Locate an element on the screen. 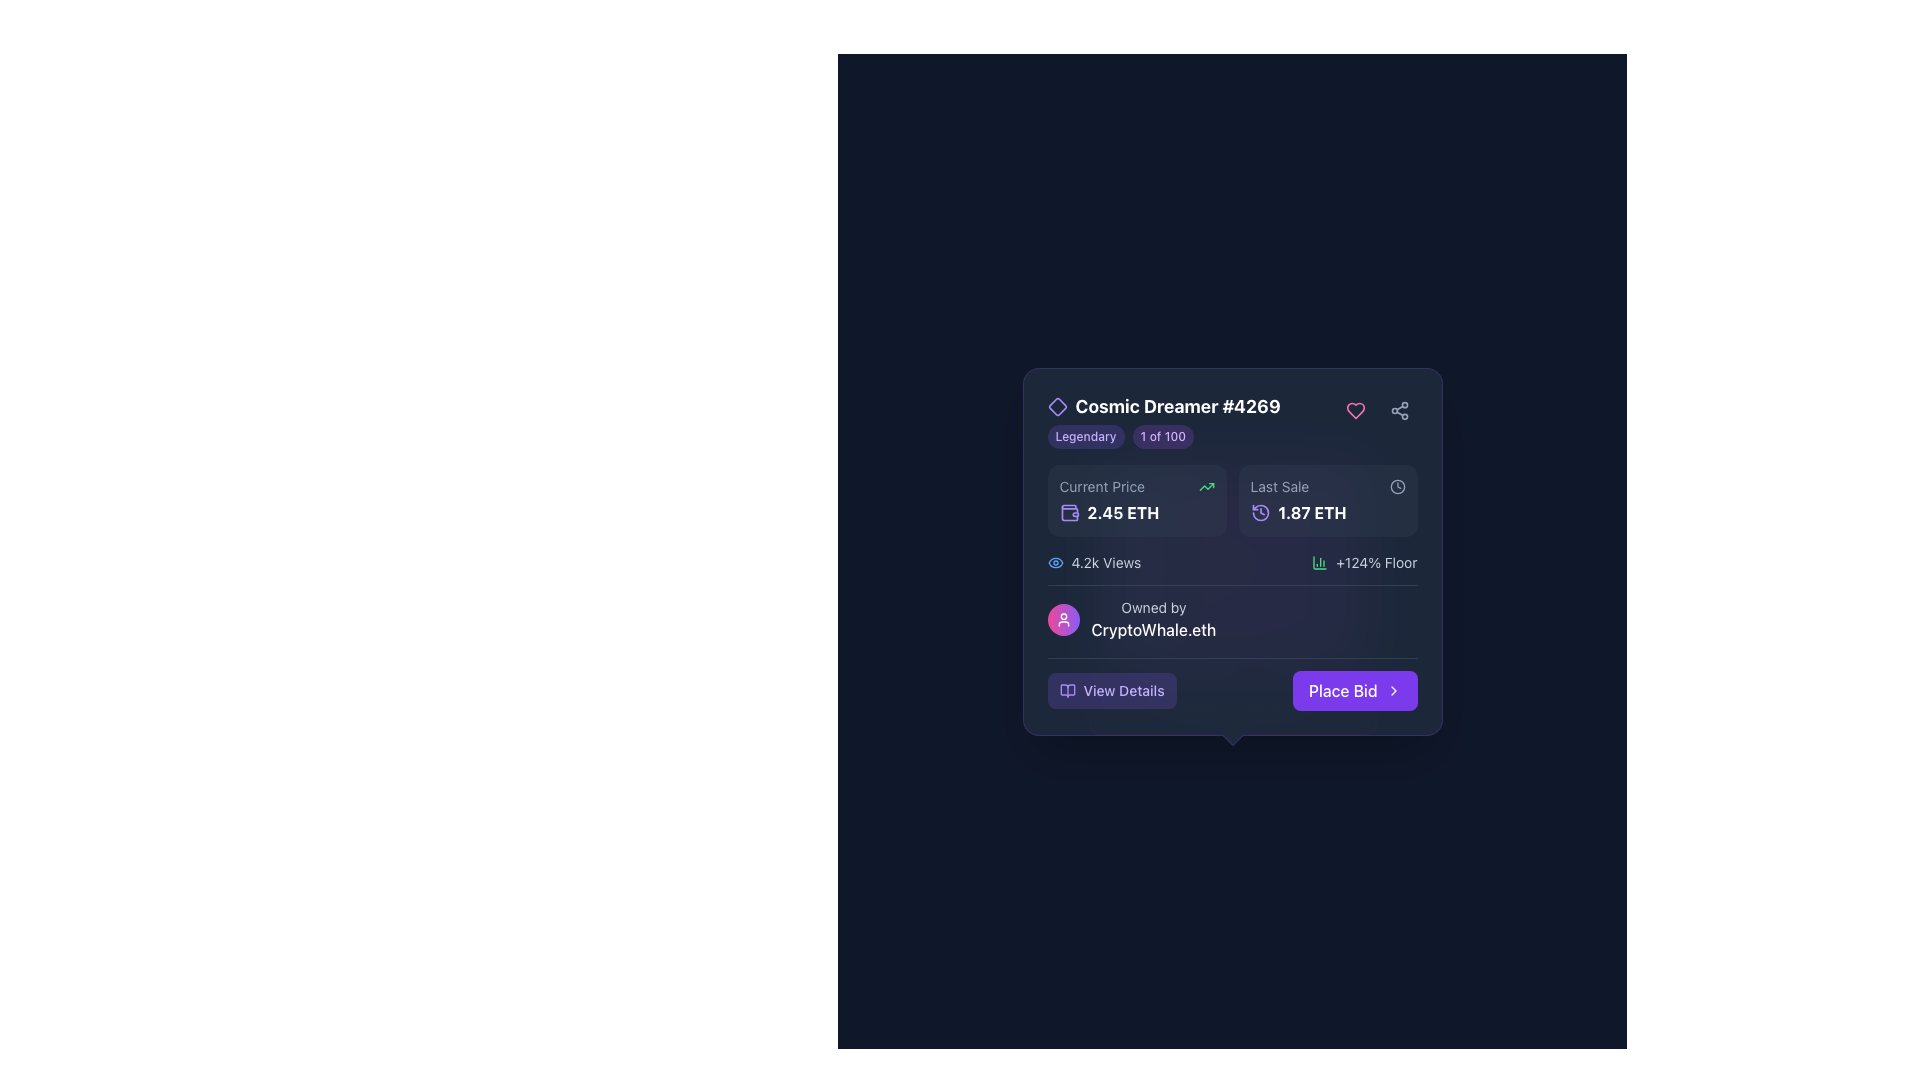 Image resolution: width=1920 pixels, height=1080 pixels. the small, violet-colored open book icon located to the left of the text 'View Details' in the UI is located at coordinates (1066, 689).